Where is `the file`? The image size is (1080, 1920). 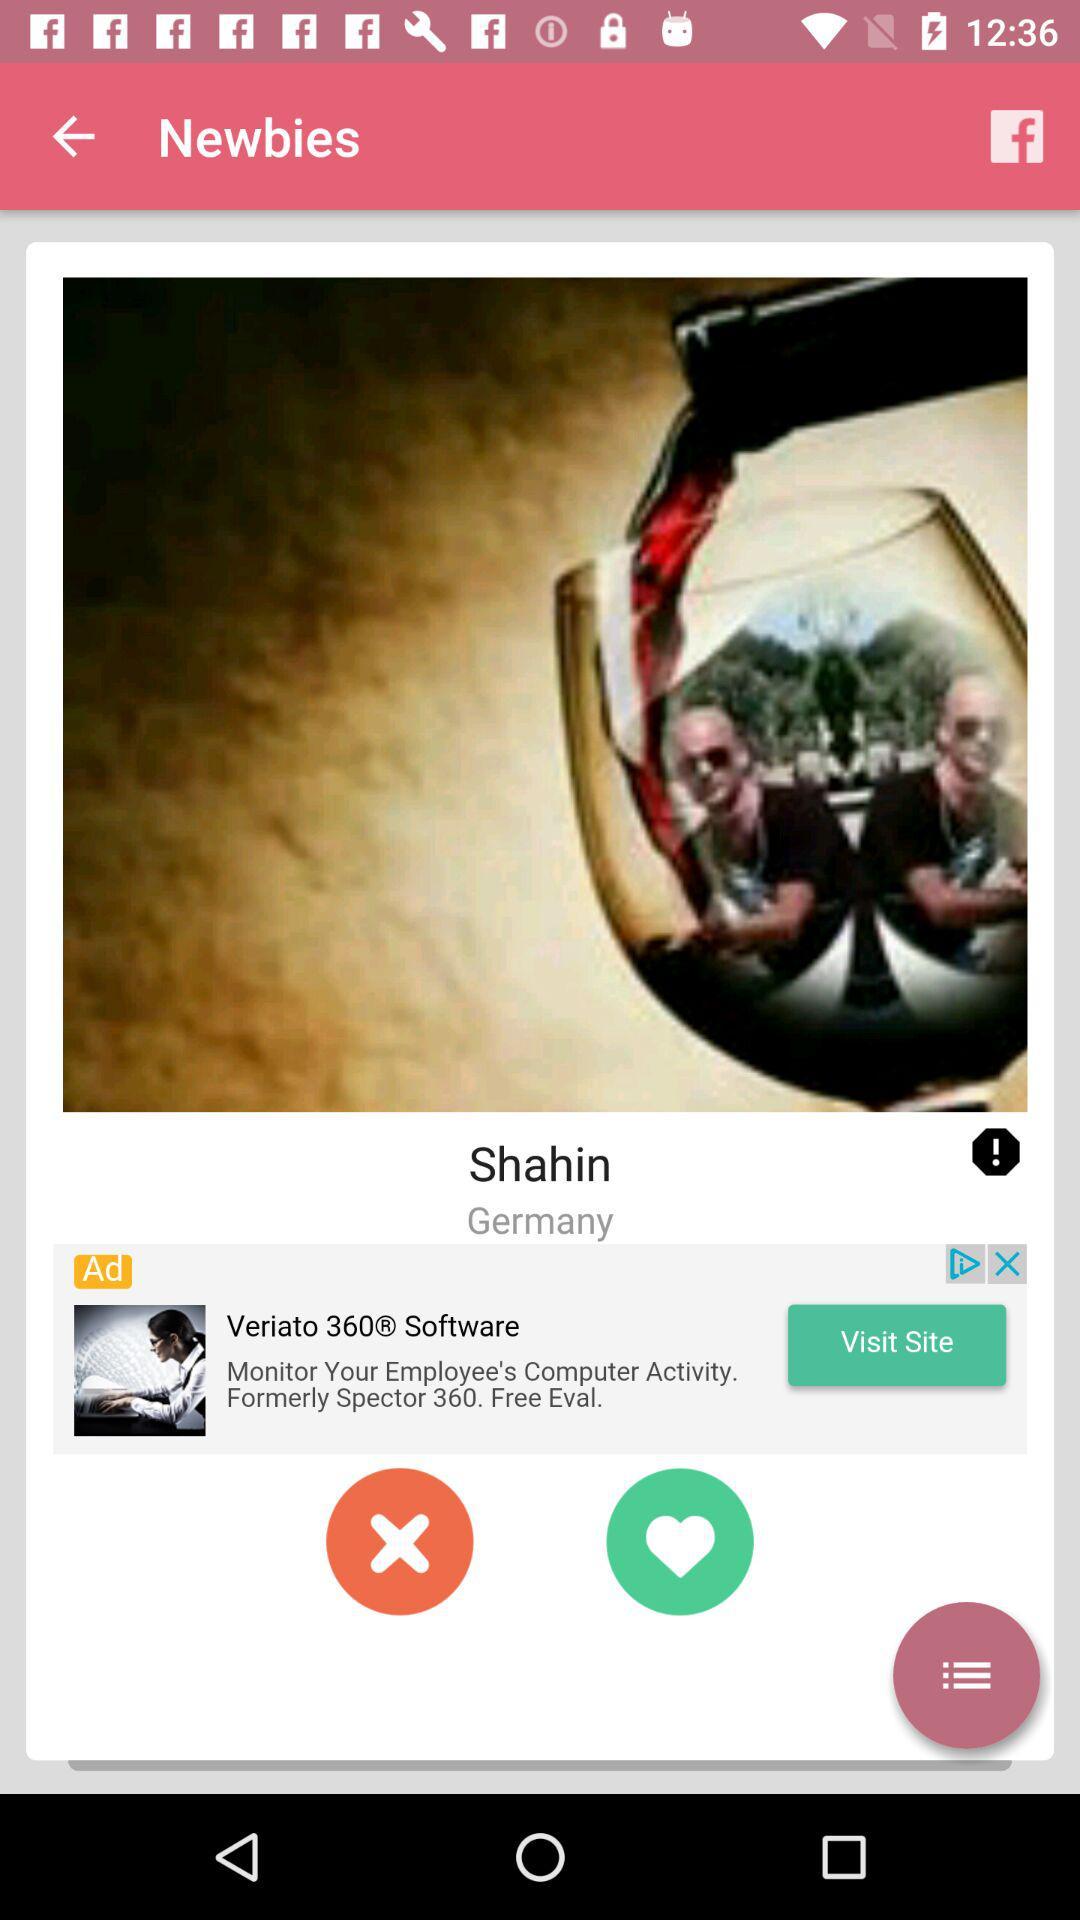
the file is located at coordinates (400, 1540).